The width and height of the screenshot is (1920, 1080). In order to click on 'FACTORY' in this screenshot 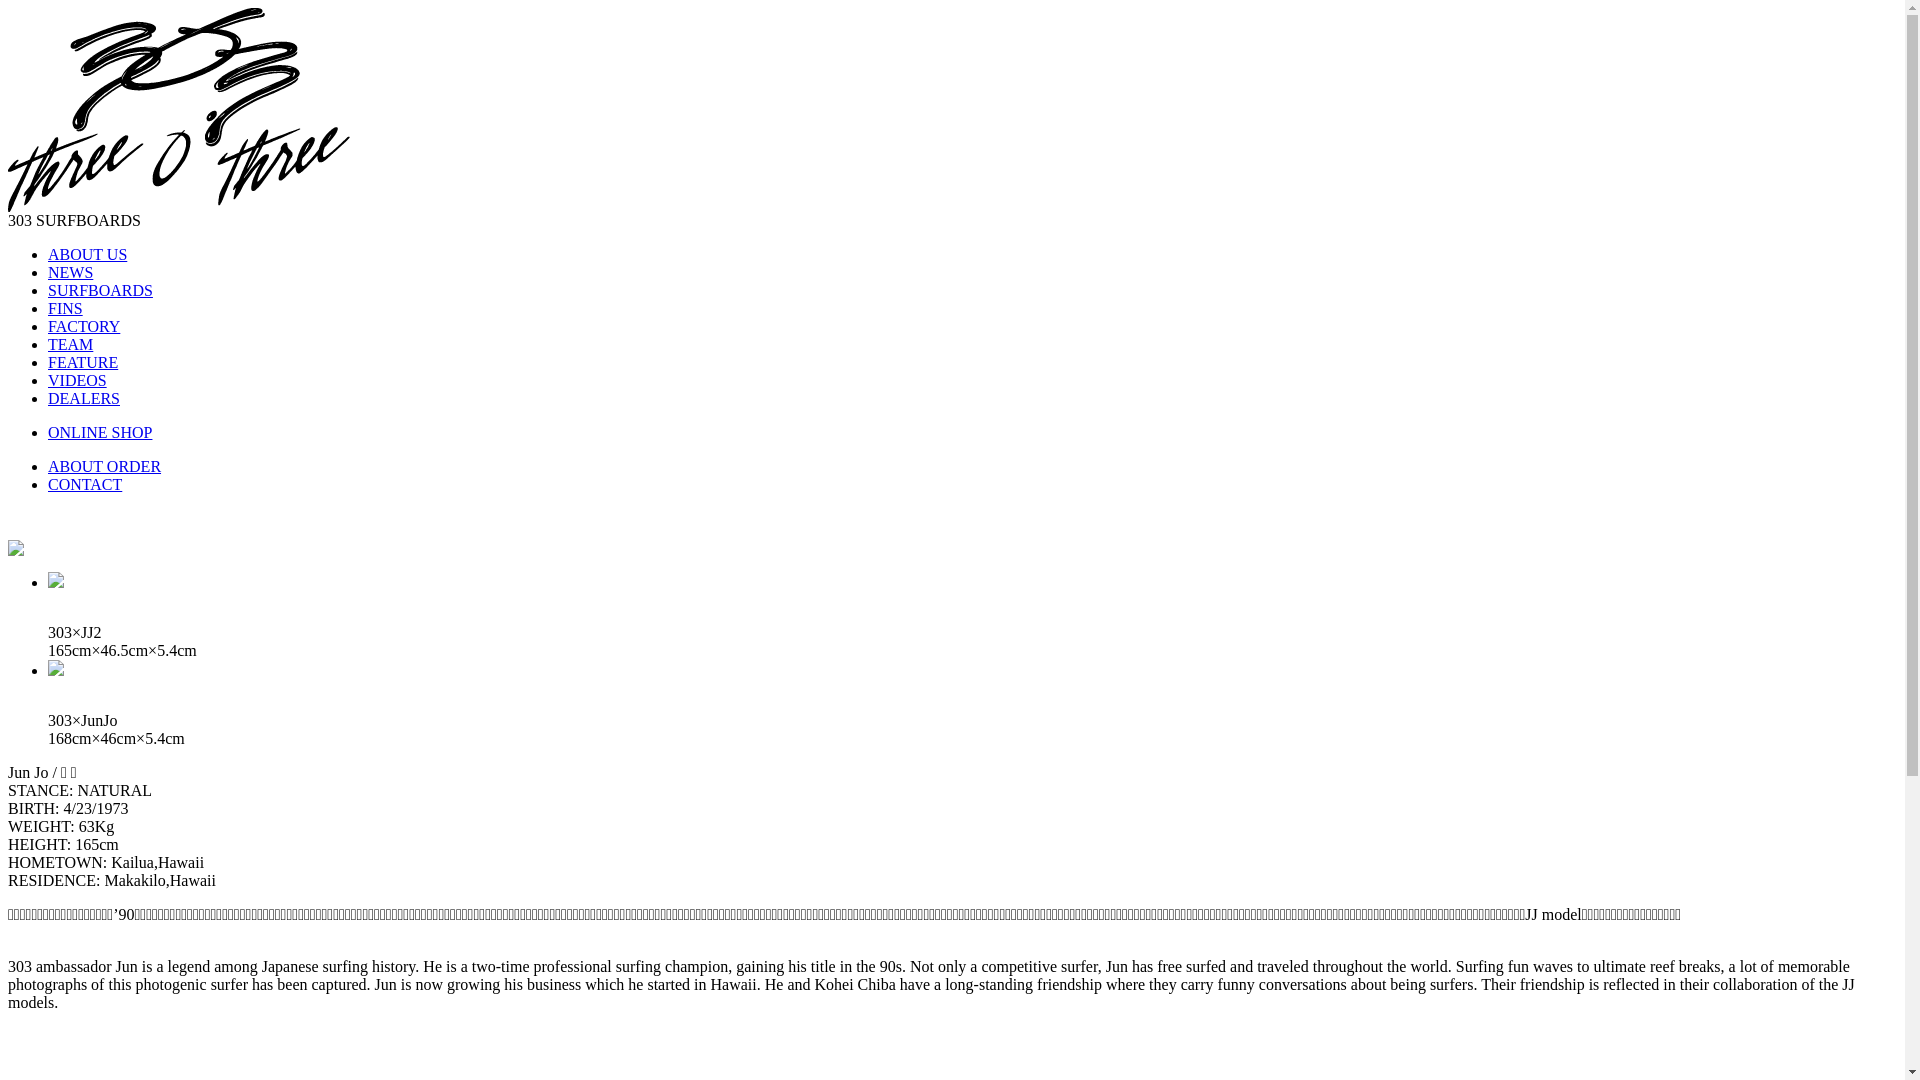, I will do `click(82, 325)`.